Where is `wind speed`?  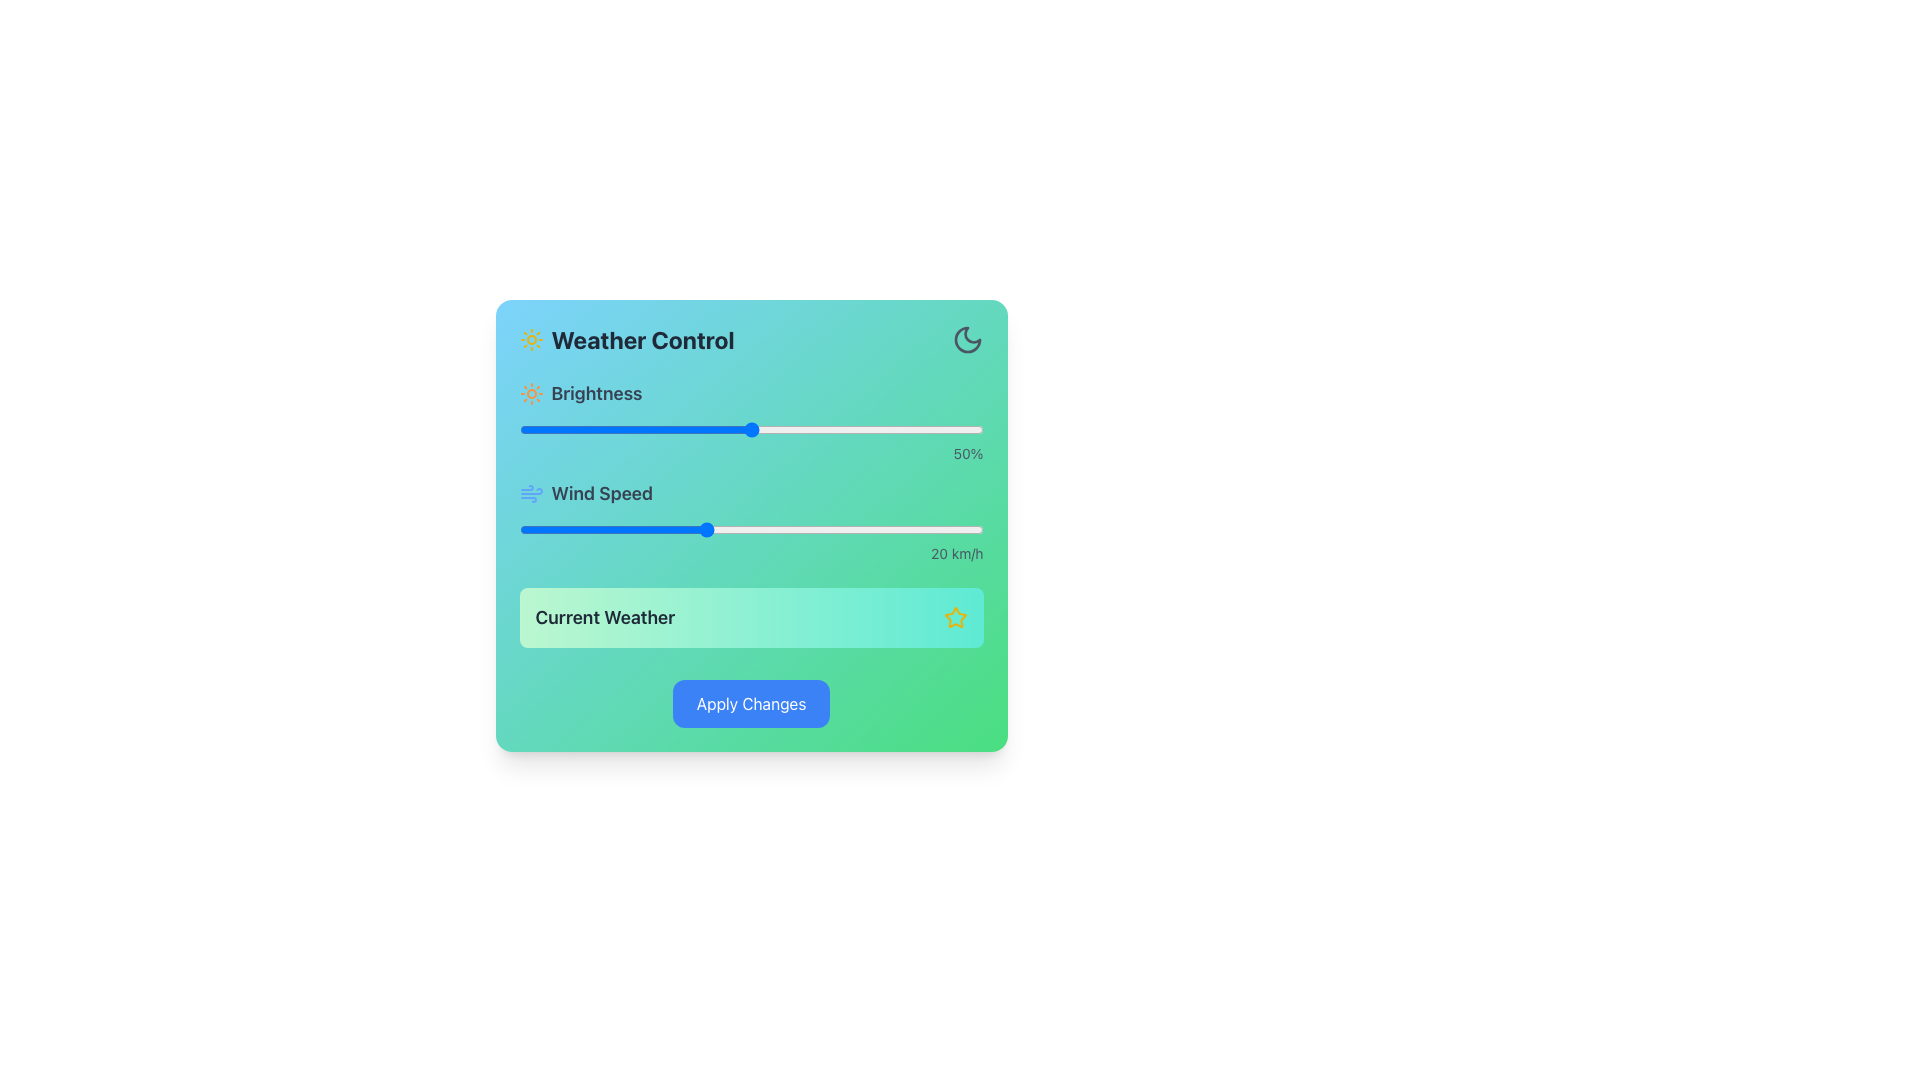 wind speed is located at coordinates (519, 528).